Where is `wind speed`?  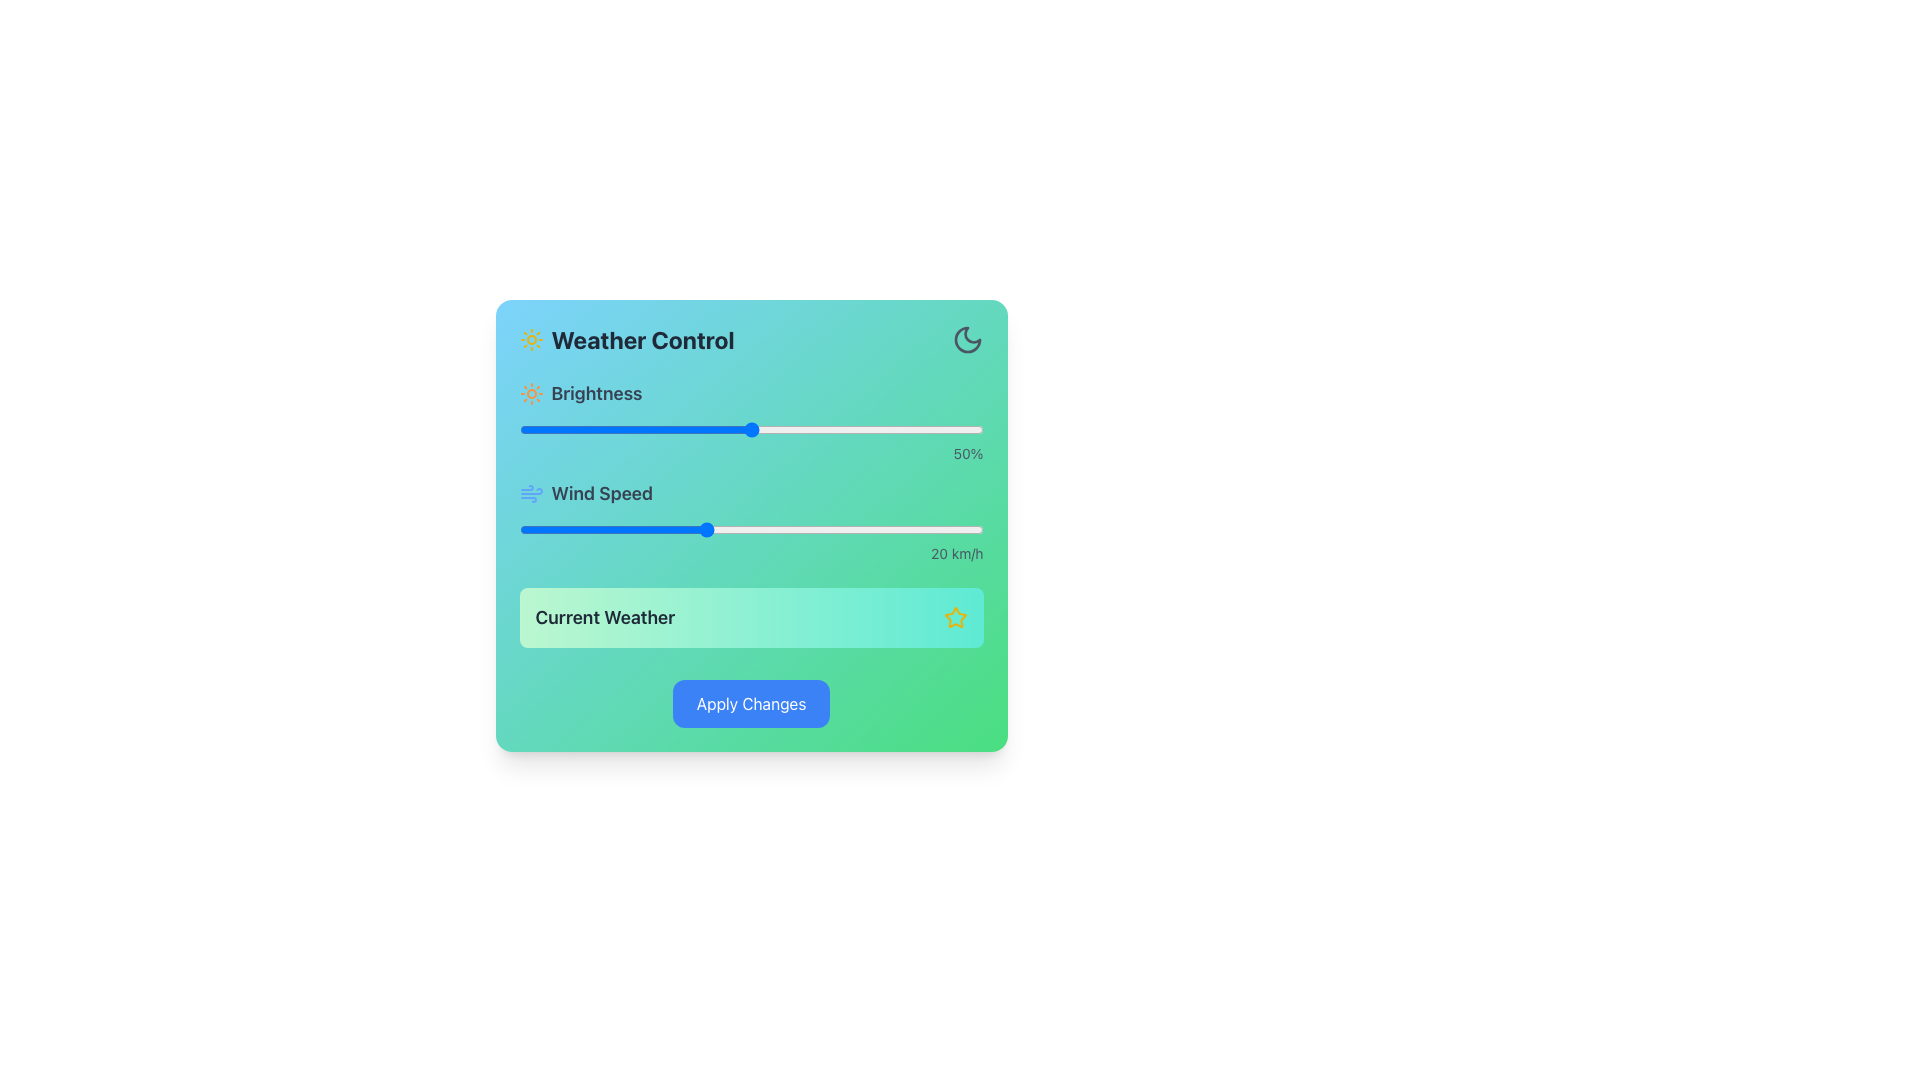 wind speed is located at coordinates (519, 528).